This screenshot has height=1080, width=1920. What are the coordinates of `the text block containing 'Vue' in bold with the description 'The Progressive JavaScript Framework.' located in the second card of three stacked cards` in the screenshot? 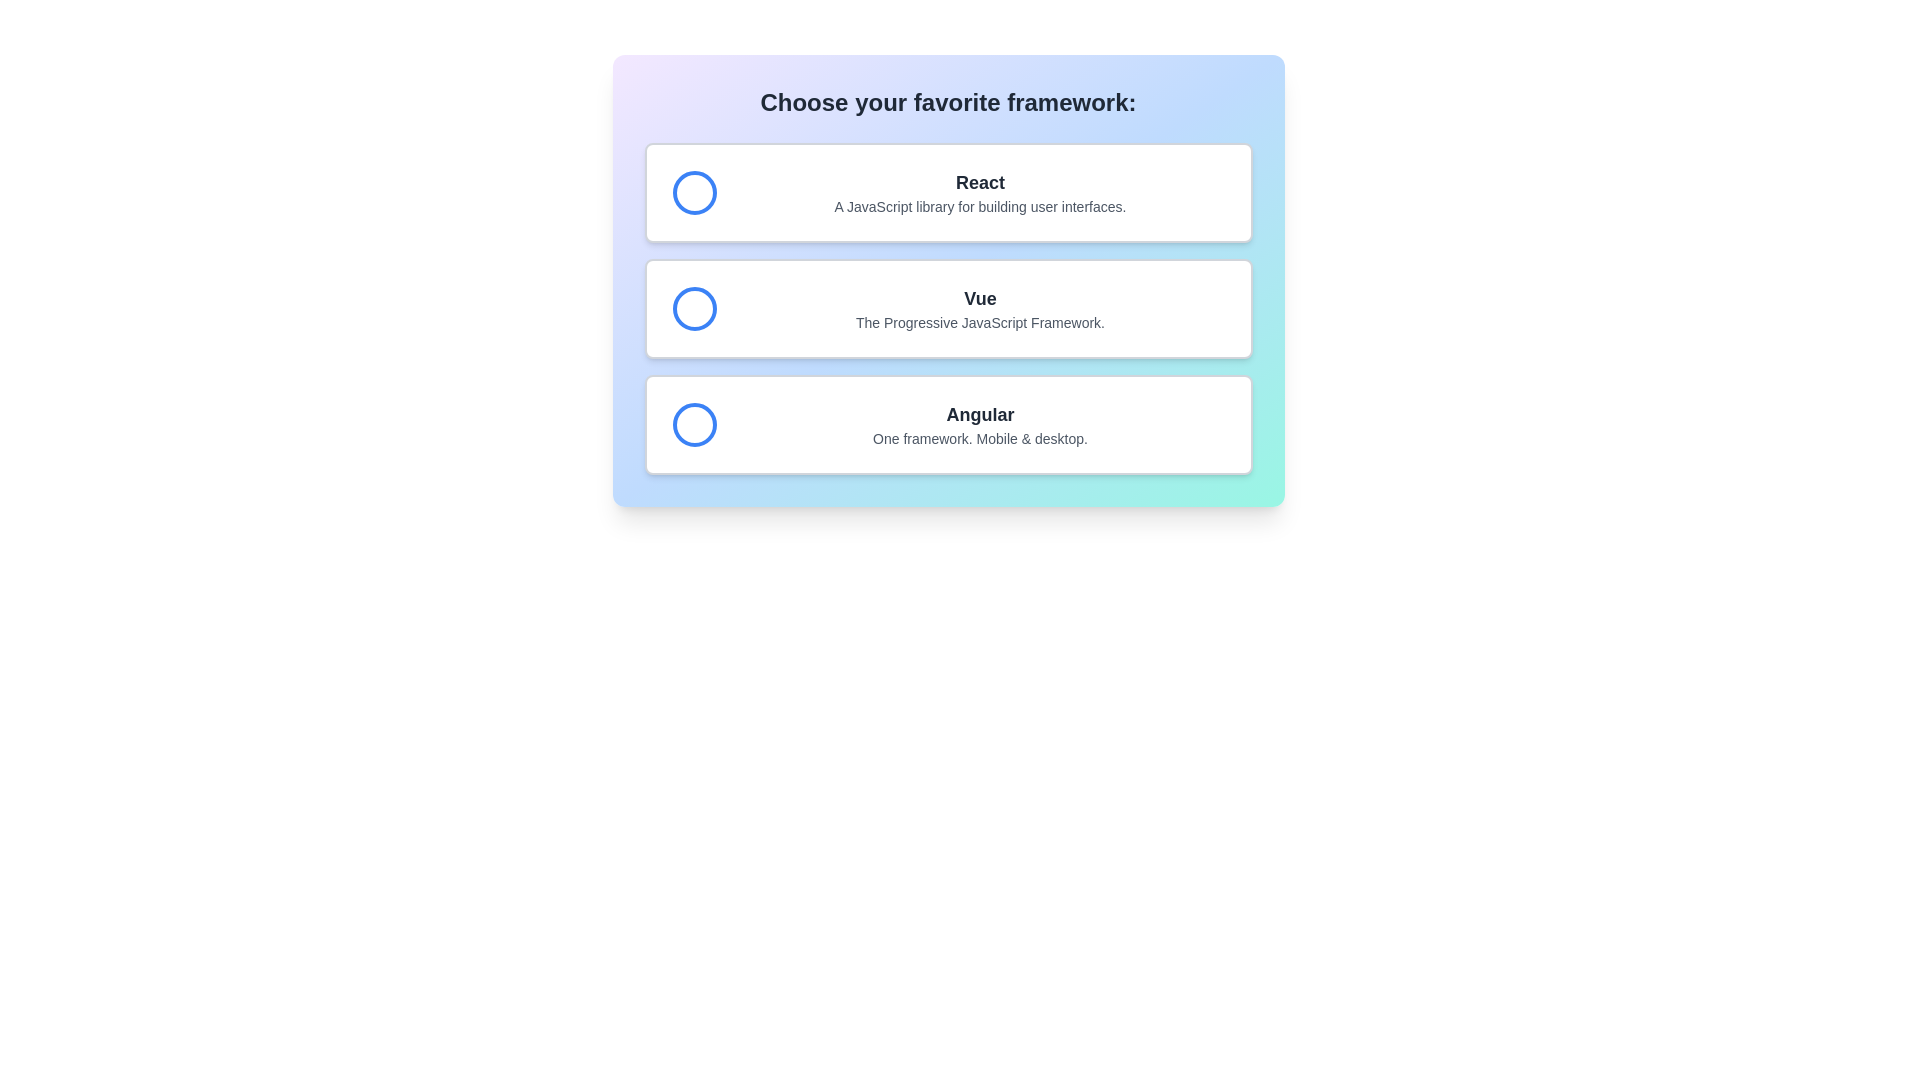 It's located at (980, 308).